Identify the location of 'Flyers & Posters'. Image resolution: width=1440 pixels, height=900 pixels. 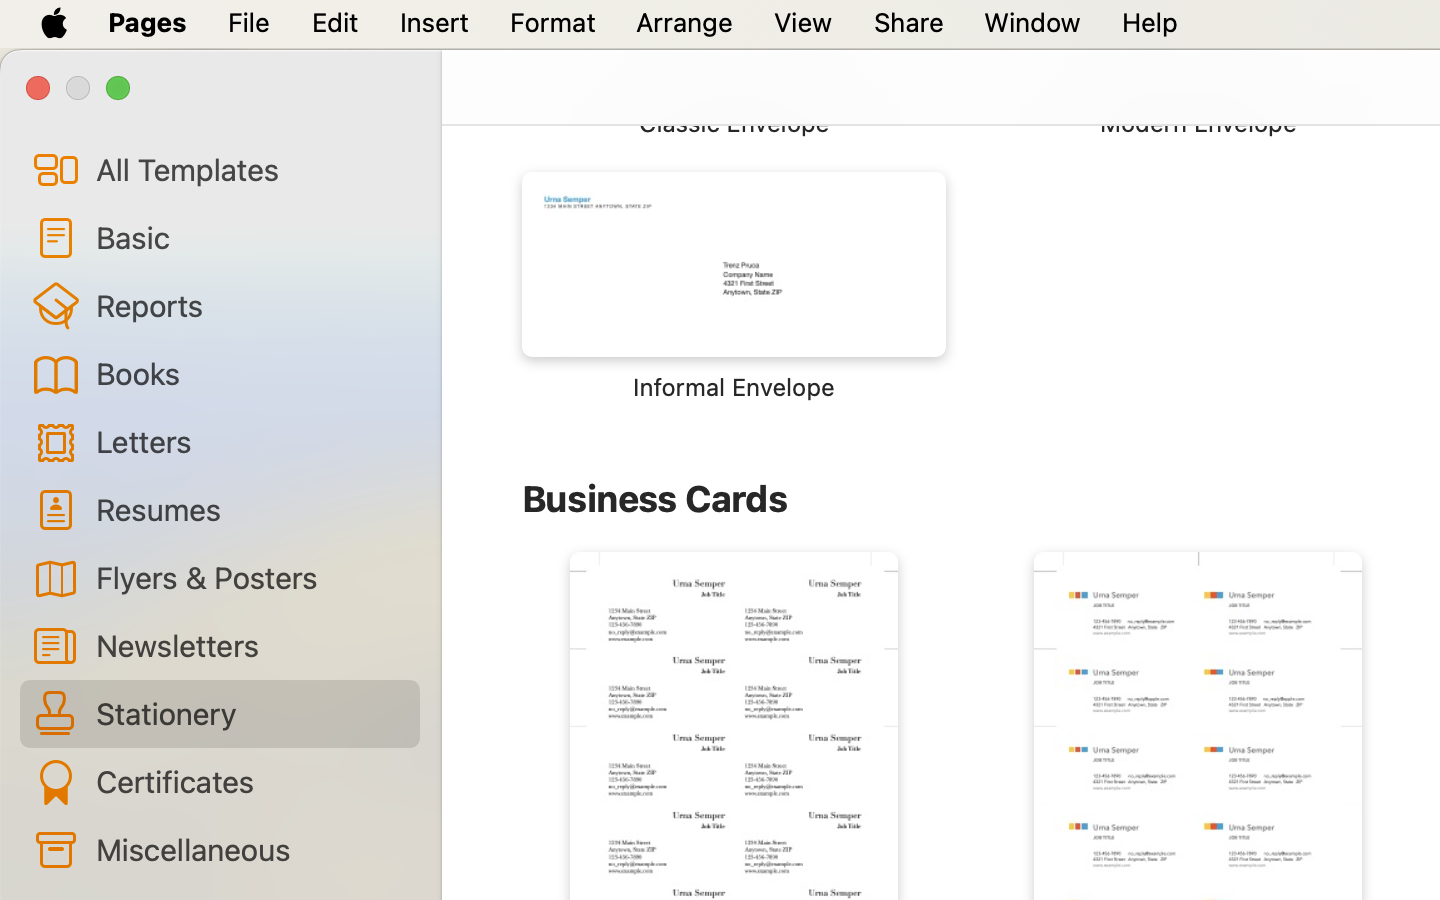
(248, 576).